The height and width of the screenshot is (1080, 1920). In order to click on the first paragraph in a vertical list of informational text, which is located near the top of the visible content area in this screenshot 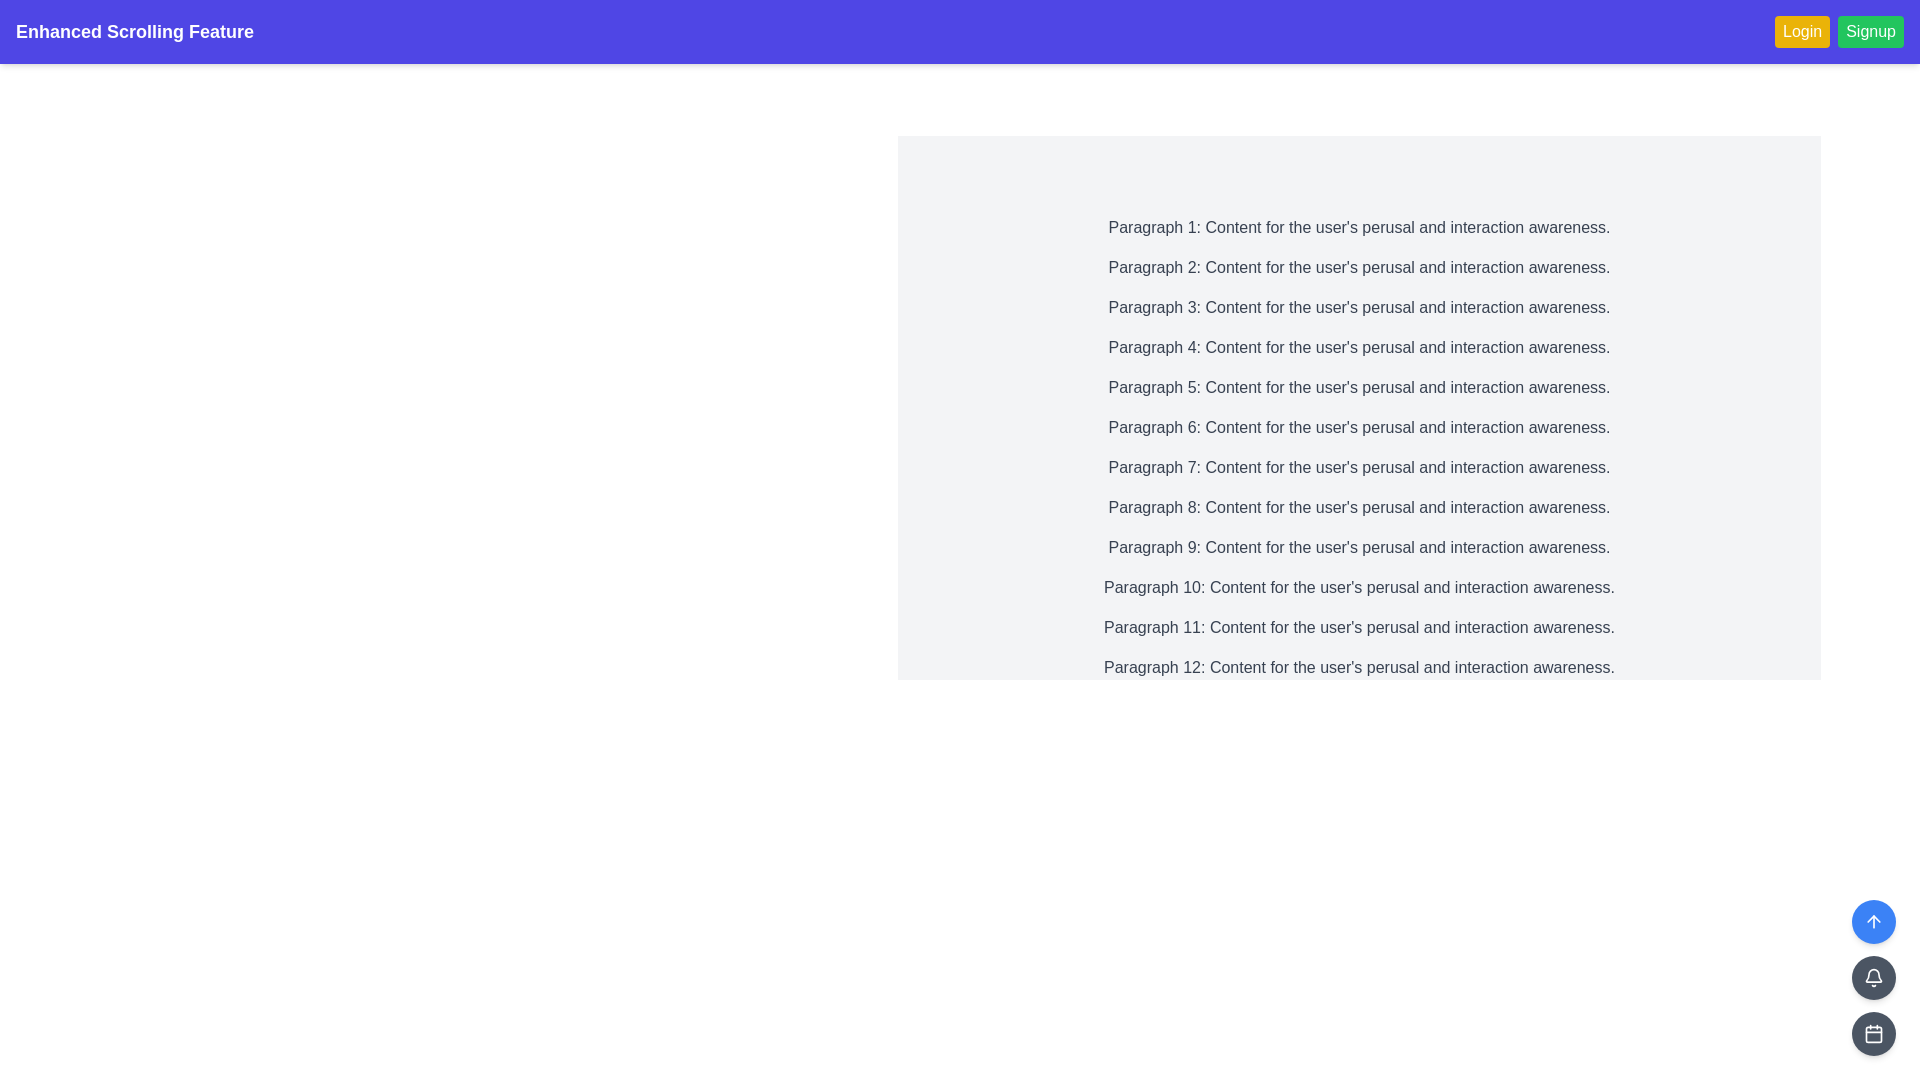, I will do `click(1359, 226)`.